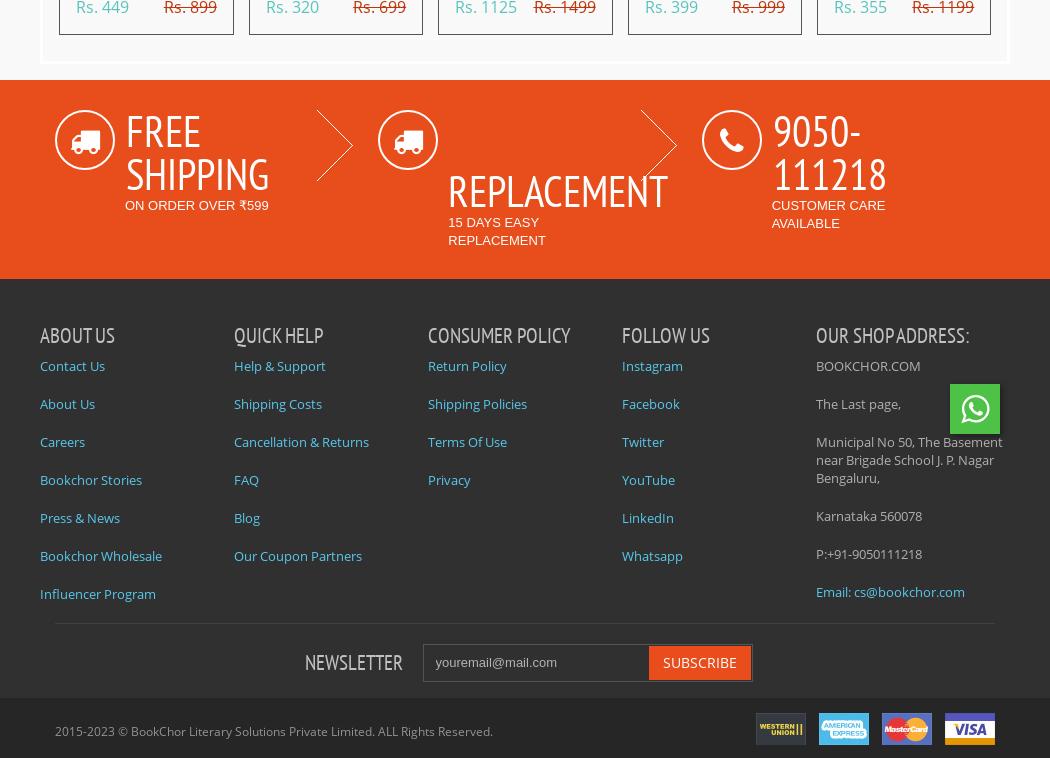 Image resolution: width=1050 pixels, height=758 pixels. I want to click on 'Follow Us', so click(665, 334).